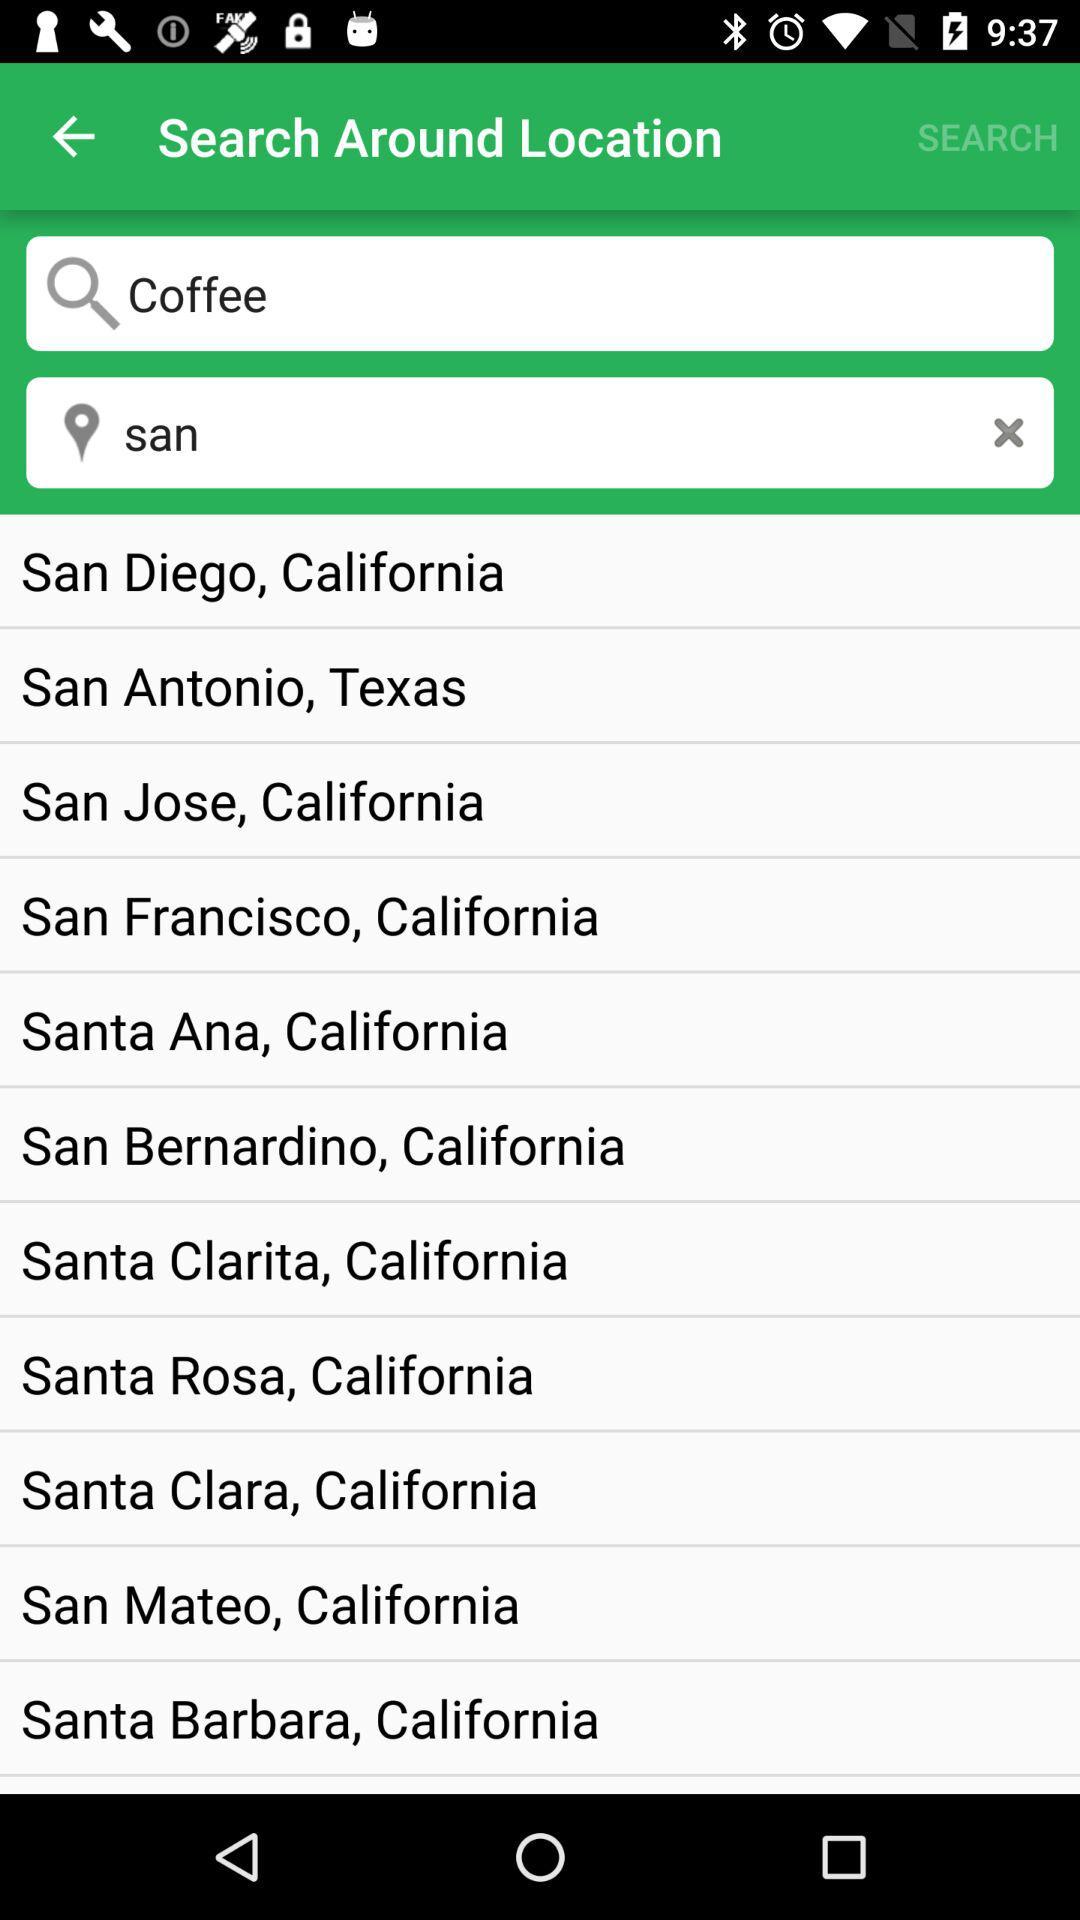  What do you see at coordinates (322, 1144) in the screenshot?
I see `icon below santa ana, california item` at bounding box center [322, 1144].